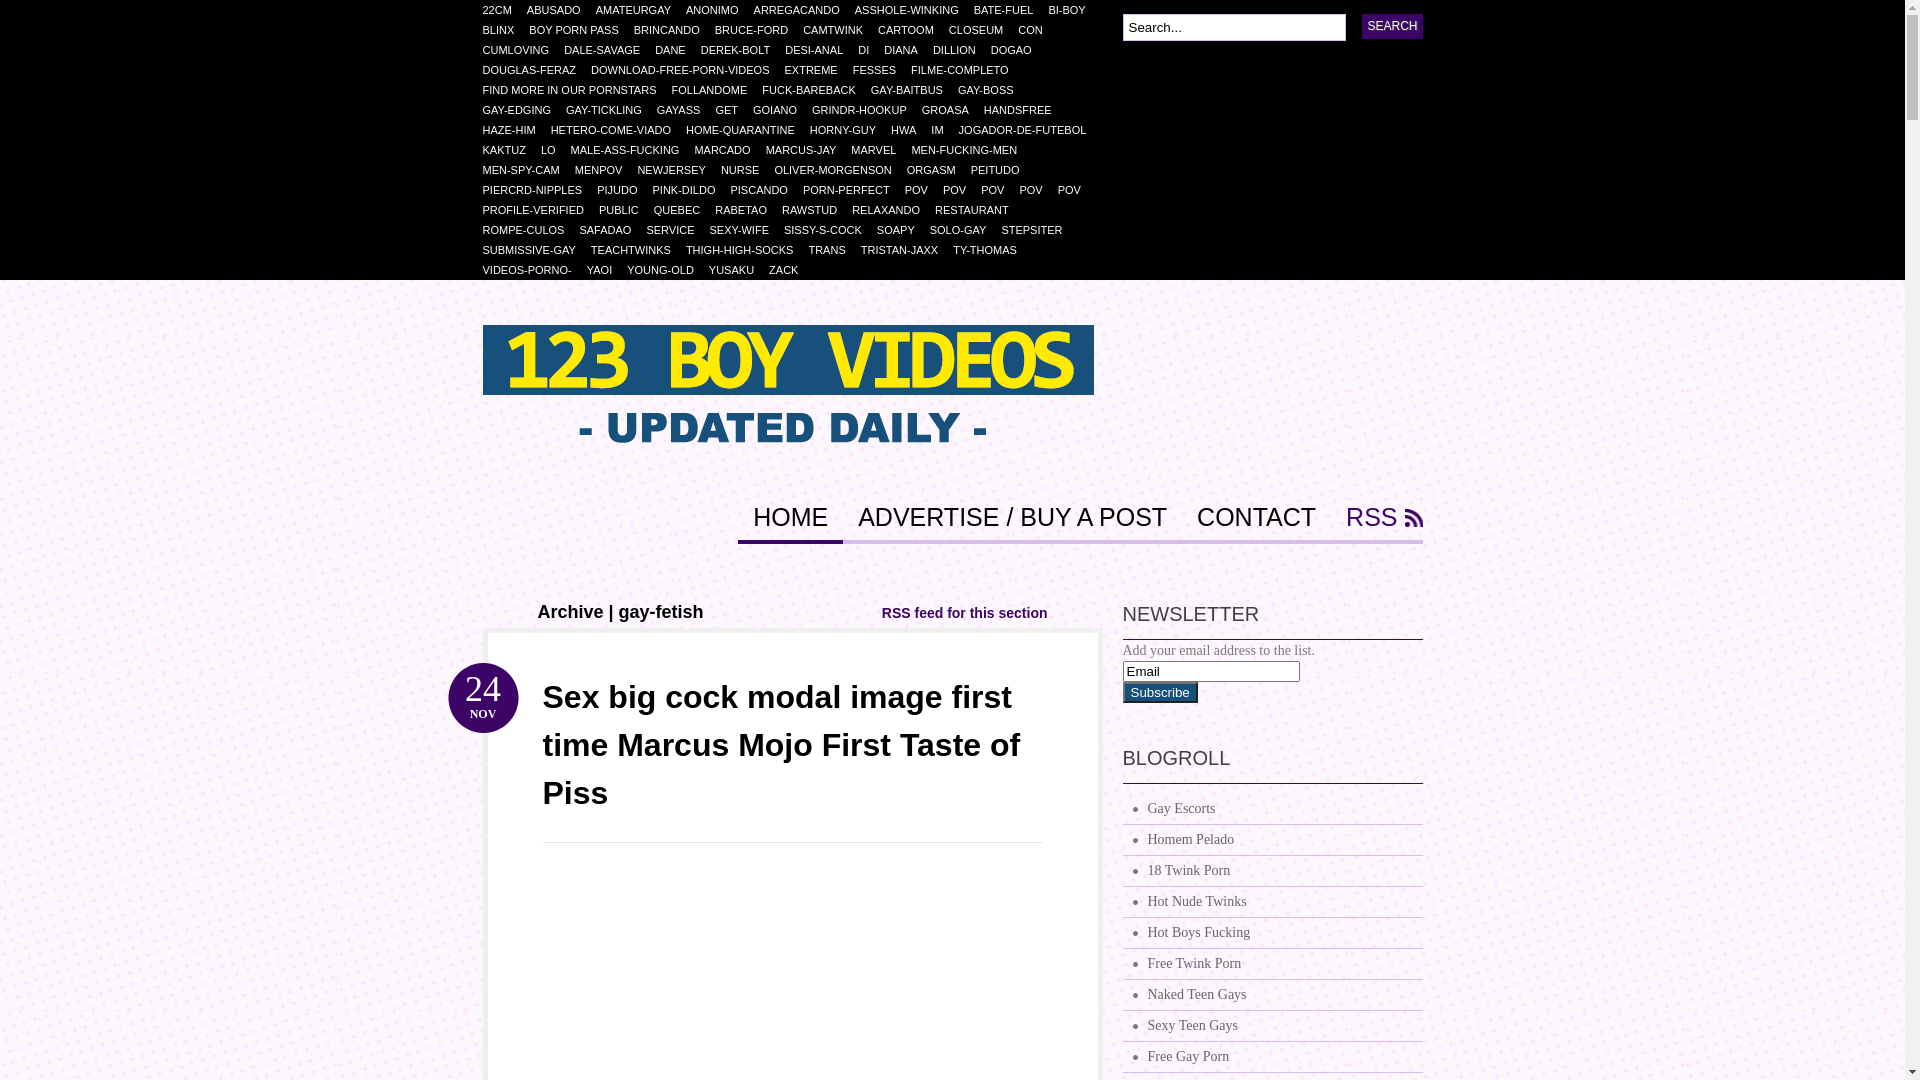 This screenshot has height=1080, width=1920. Describe the element at coordinates (817, 68) in the screenshot. I see `'EXTREME'` at that location.